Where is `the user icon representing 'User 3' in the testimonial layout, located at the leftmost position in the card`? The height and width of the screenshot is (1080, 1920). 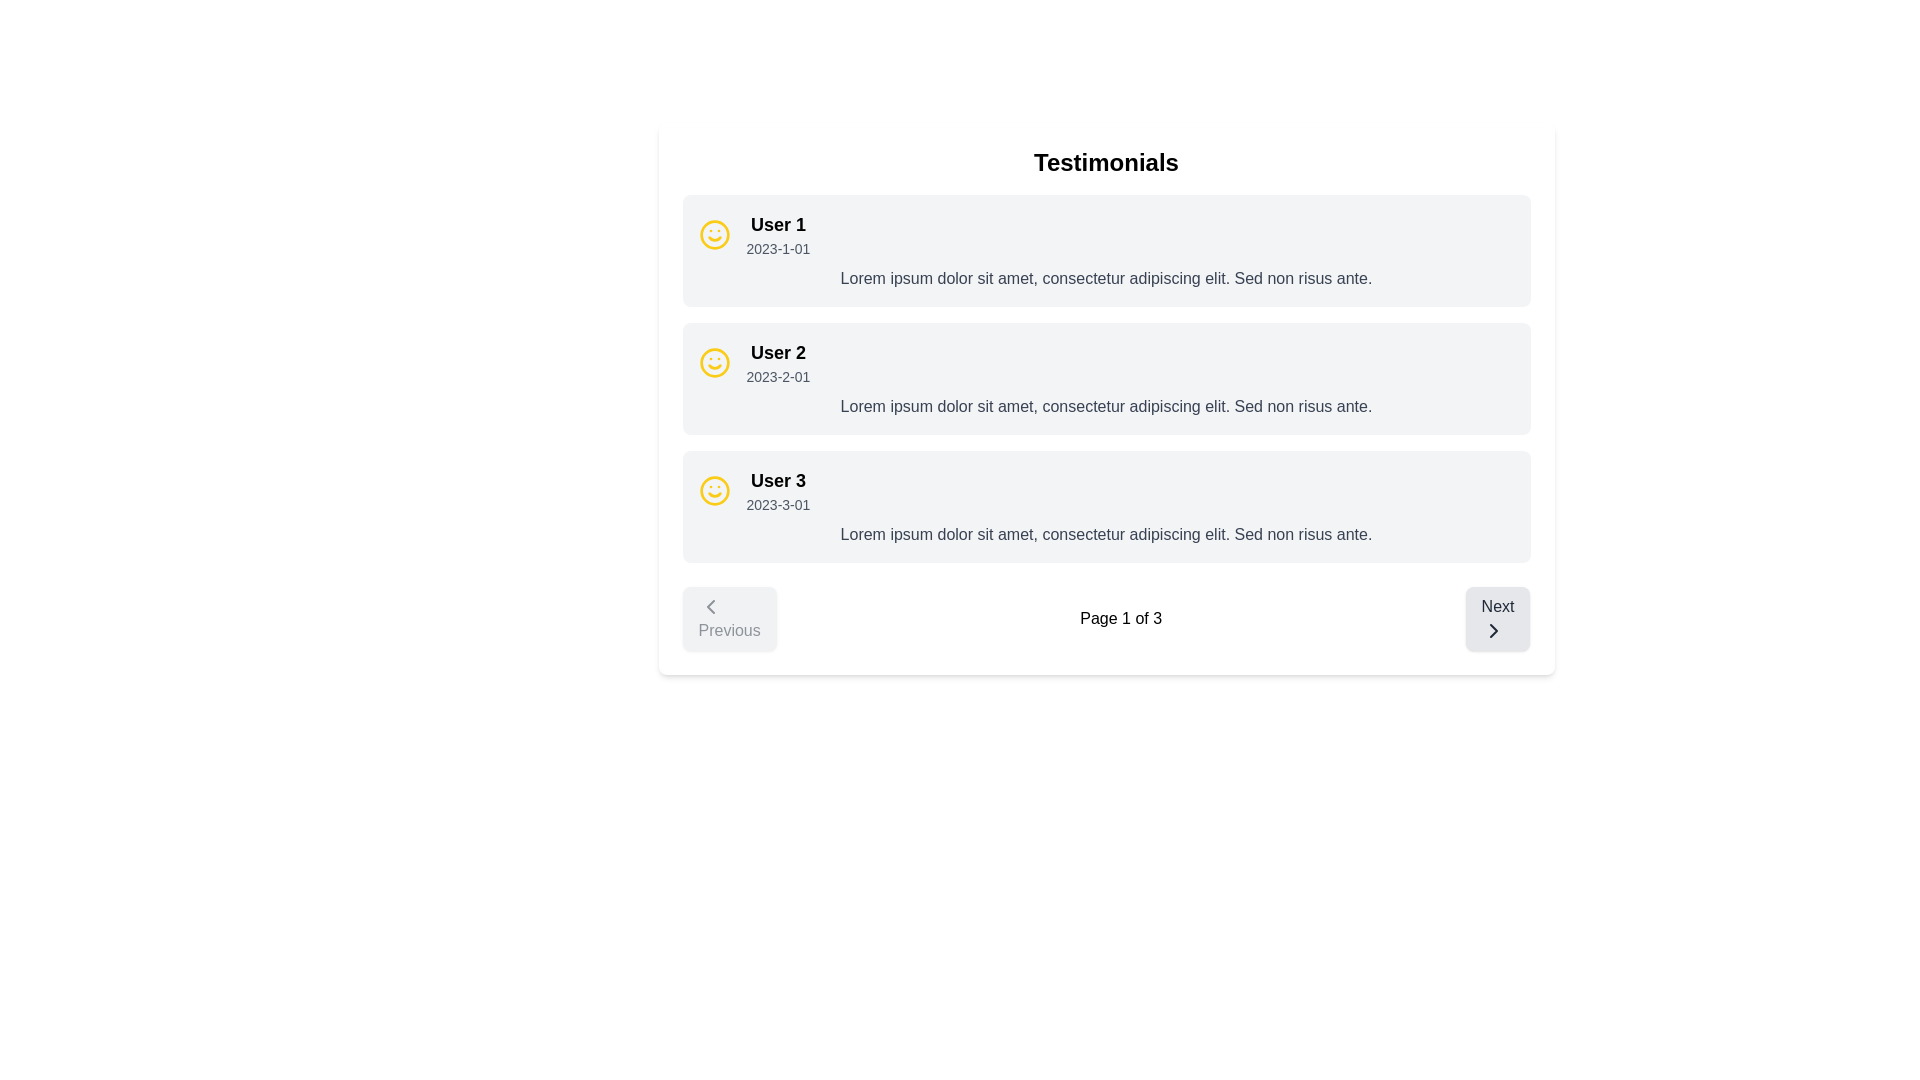
the user icon representing 'User 3' in the testimonial layout, located at the leftmost position in the card is located at coordinates (714, 490).